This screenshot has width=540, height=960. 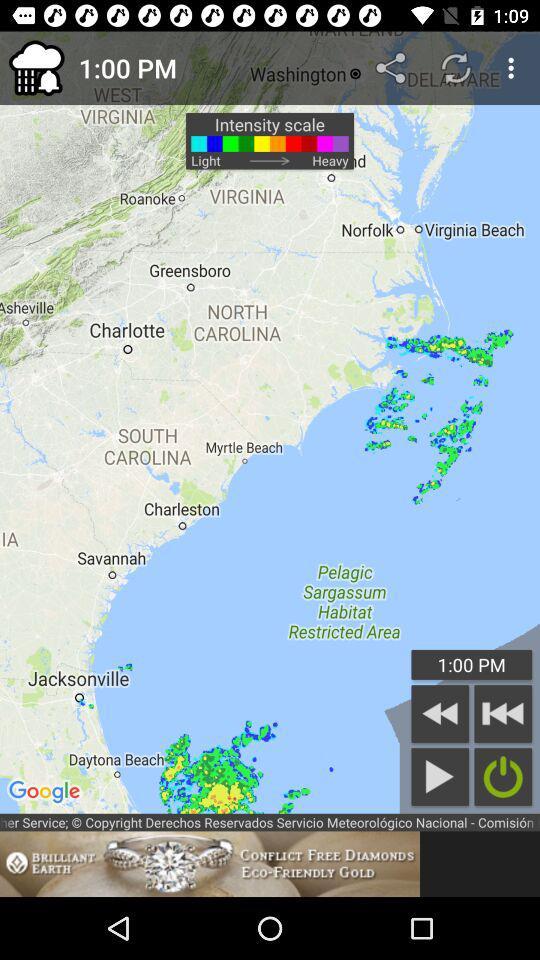 What do you see at coordinates (209, 863) in the screenshot?
I see `advertisements` at bounding box center [209, 863].